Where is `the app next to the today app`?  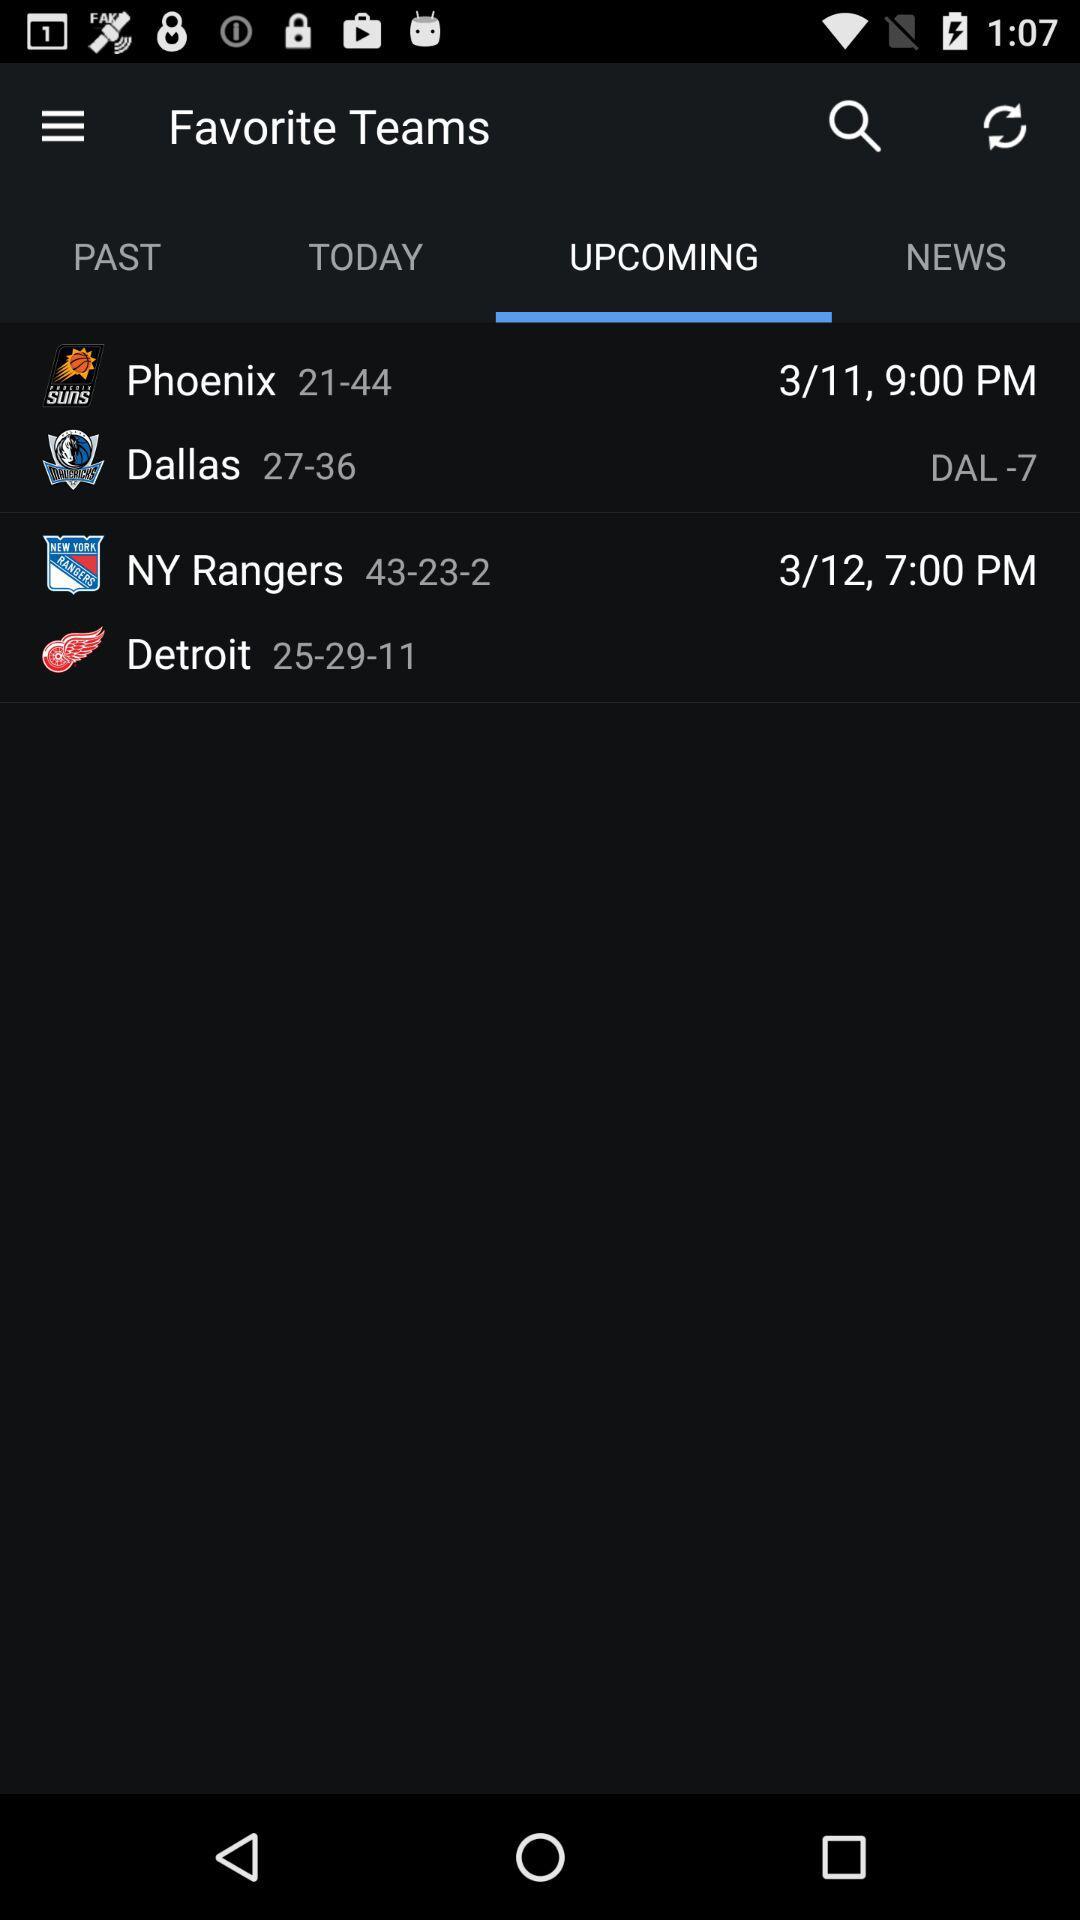 the app next to the today app is located at coordinates (117, 254).